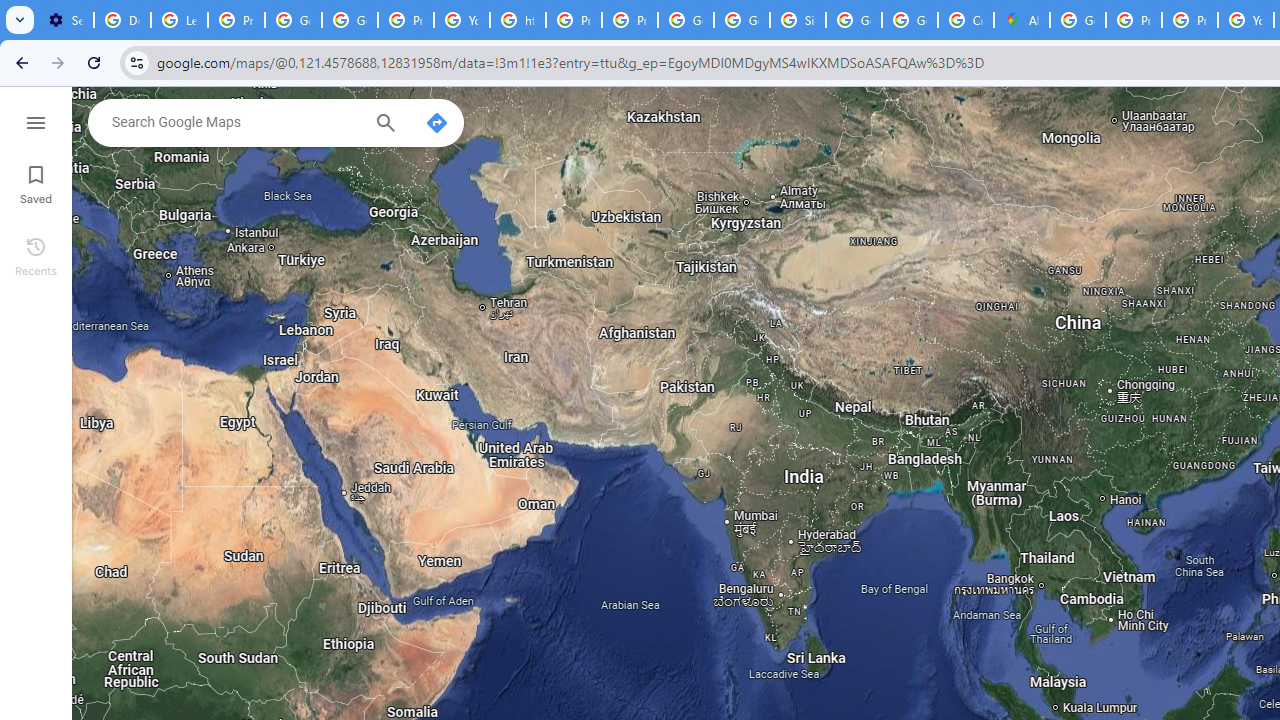 The height and width of the screenshot is (720, 1280). Describe the element at coordinates (179, 20) in the screenshot. I see `'Learn how to find your photos - Google Photos Help'` at that location.